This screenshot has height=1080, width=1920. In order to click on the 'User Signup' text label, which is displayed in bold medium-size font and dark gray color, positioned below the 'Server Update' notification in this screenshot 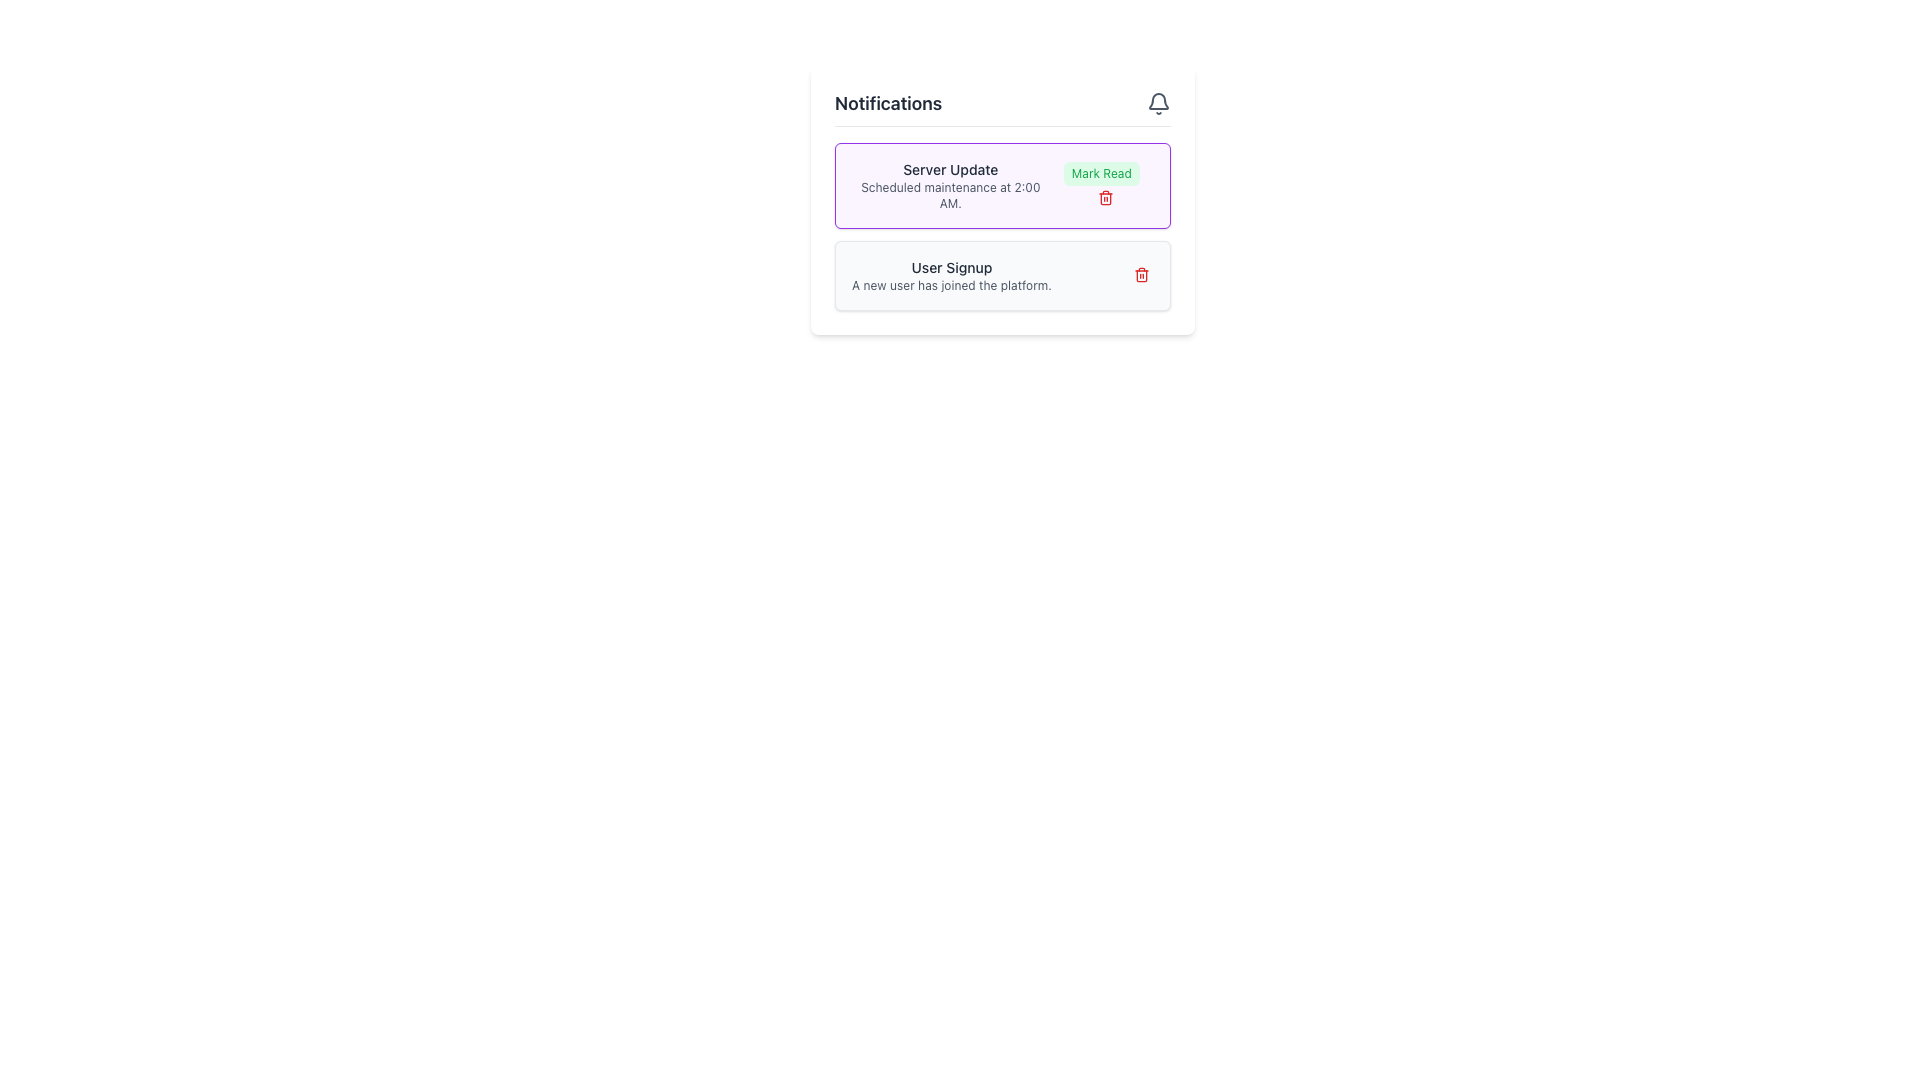, I will do `click(950, 266)`.